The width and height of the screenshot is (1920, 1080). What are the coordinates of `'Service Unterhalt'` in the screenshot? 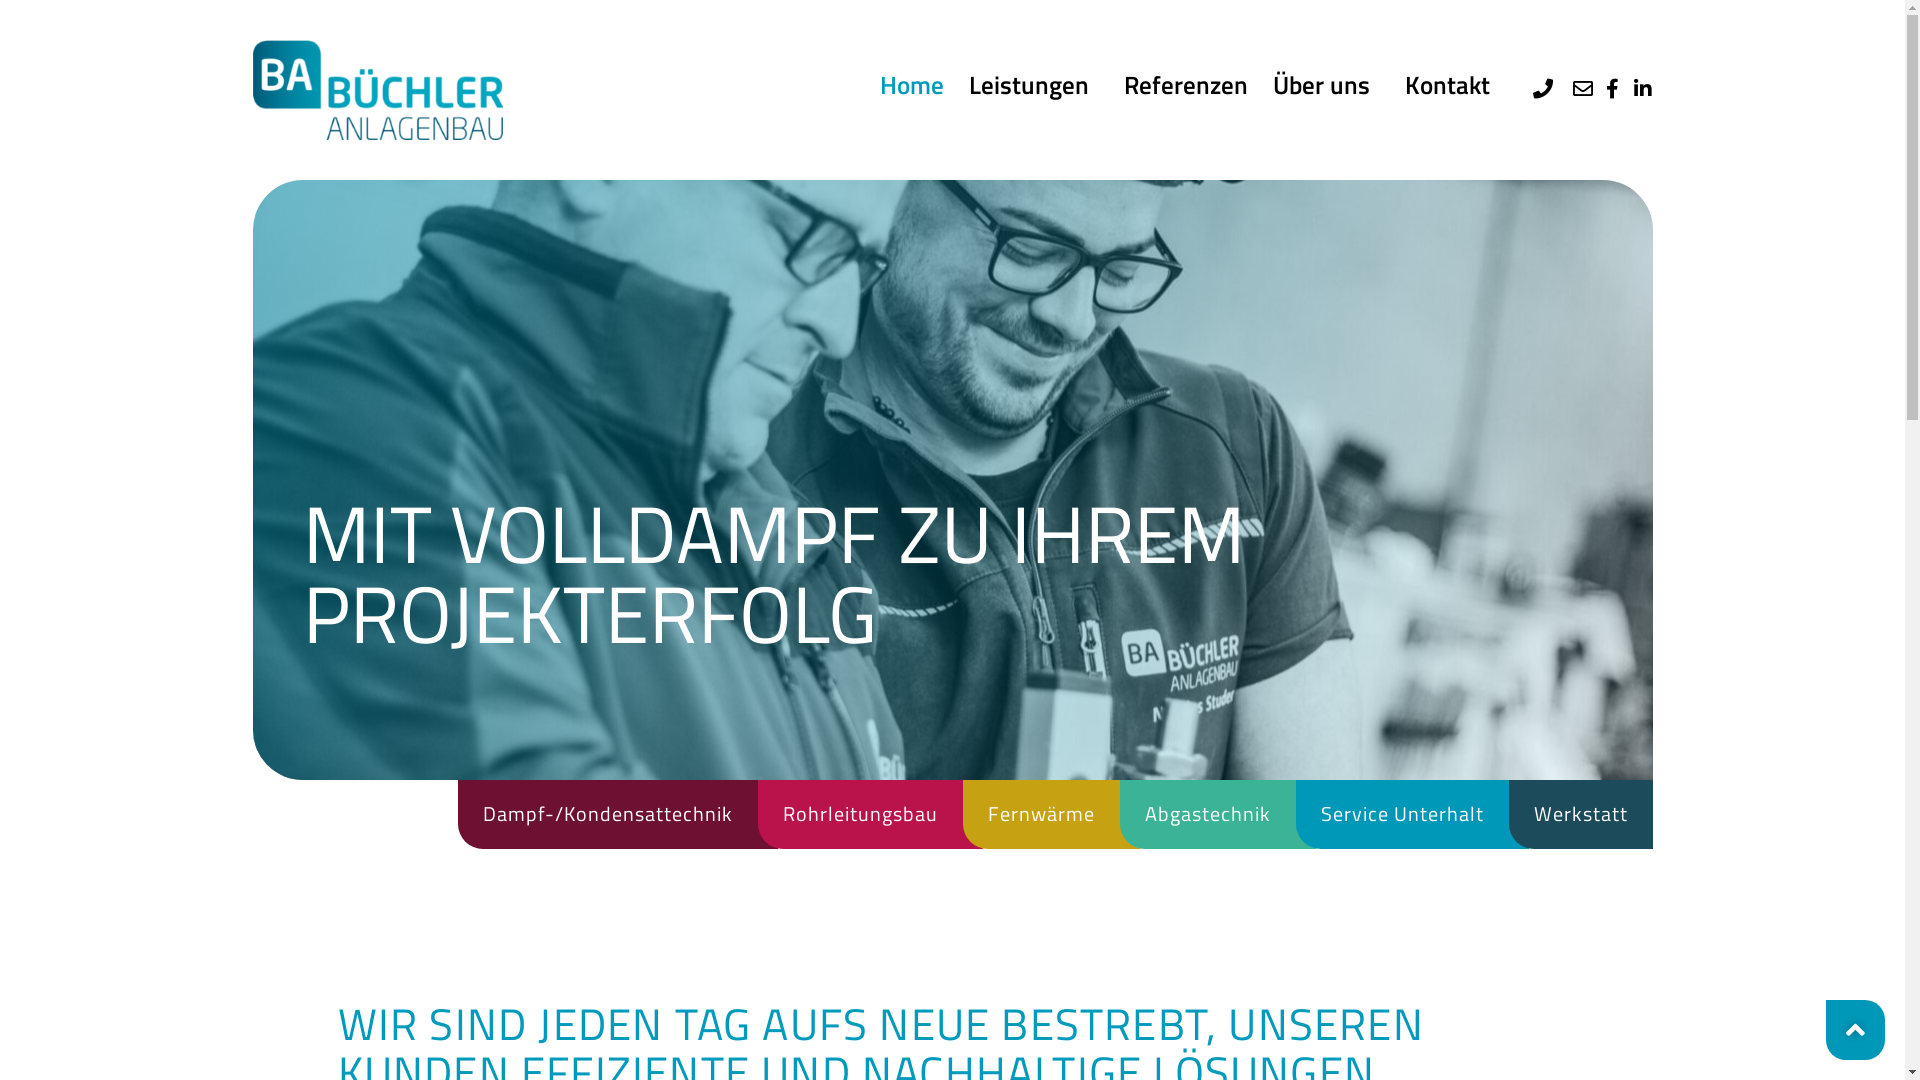 It's located at (1320, 813).